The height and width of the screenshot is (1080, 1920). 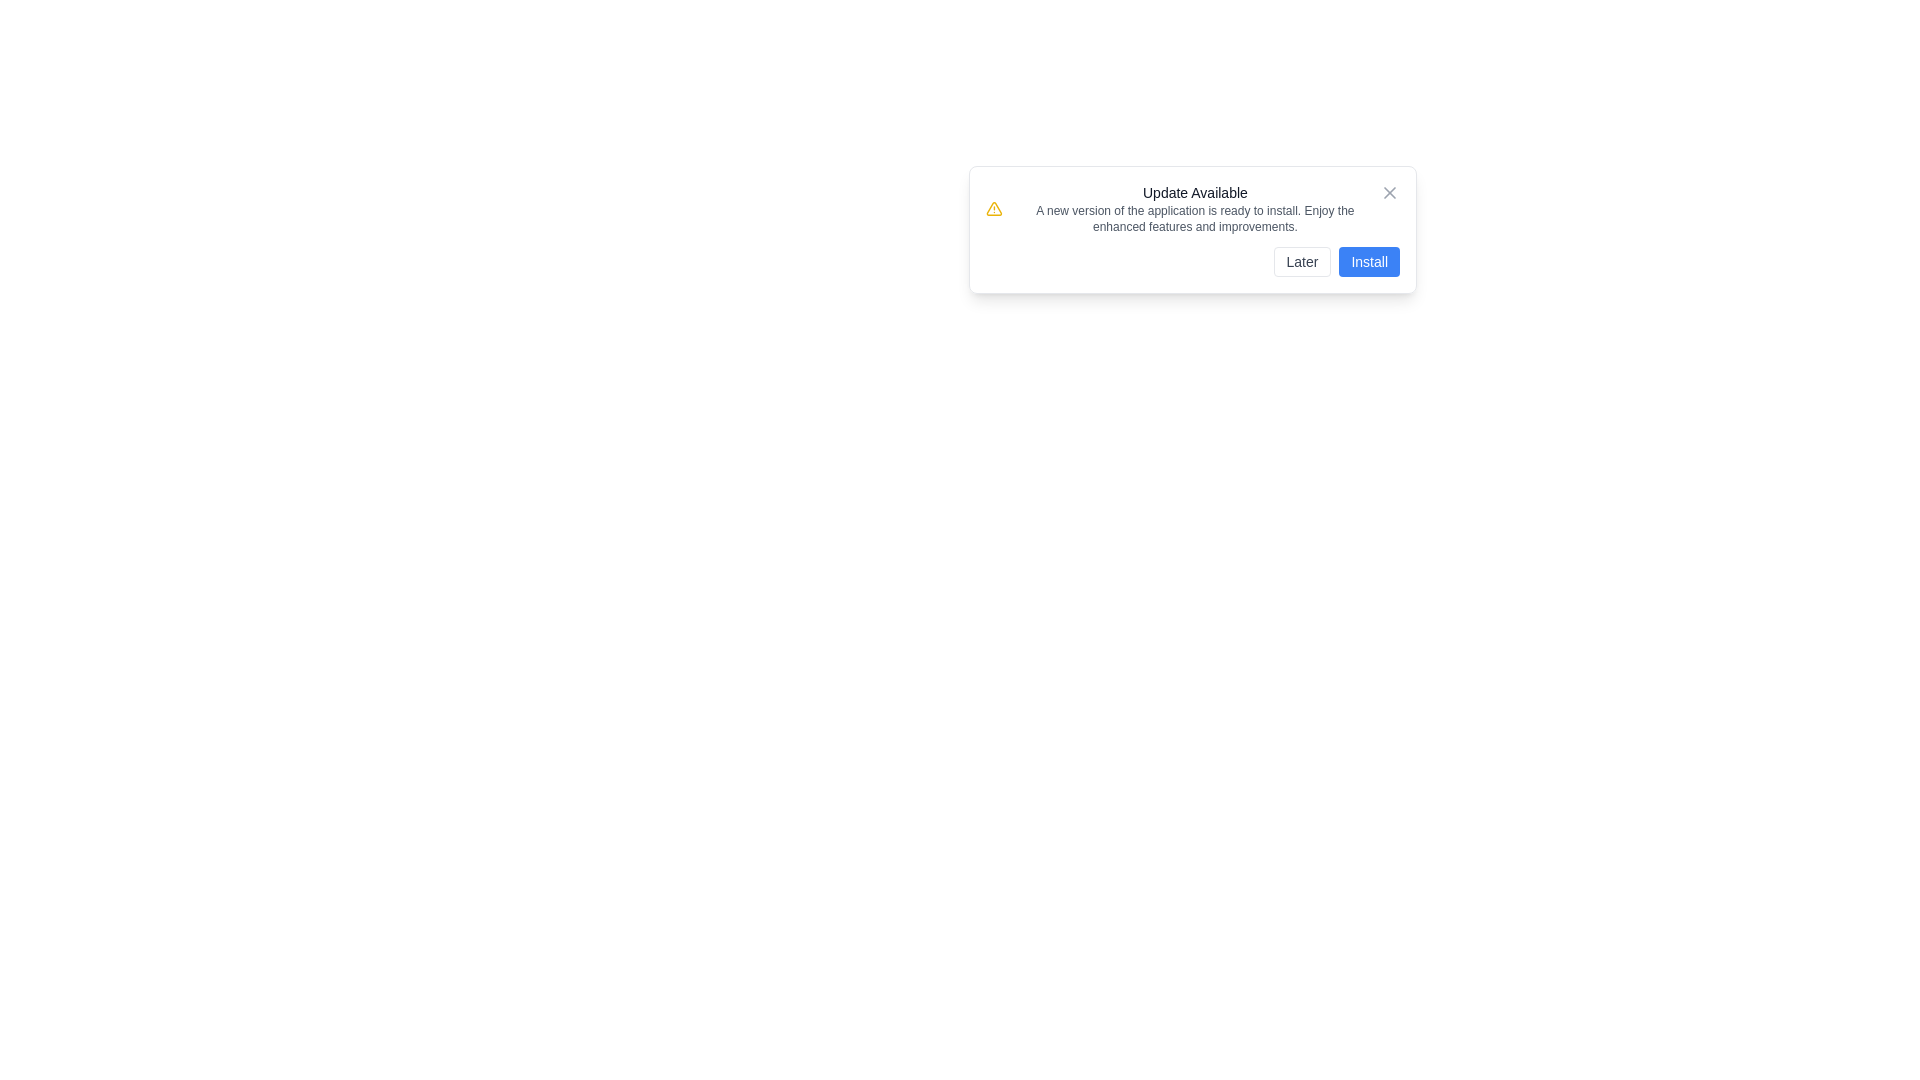 I want to click on message in the Notification or modal content header that informs the user about an available application update, positioned above the 'Later' and 'Install' buttons, so click(x=1193, y=208).